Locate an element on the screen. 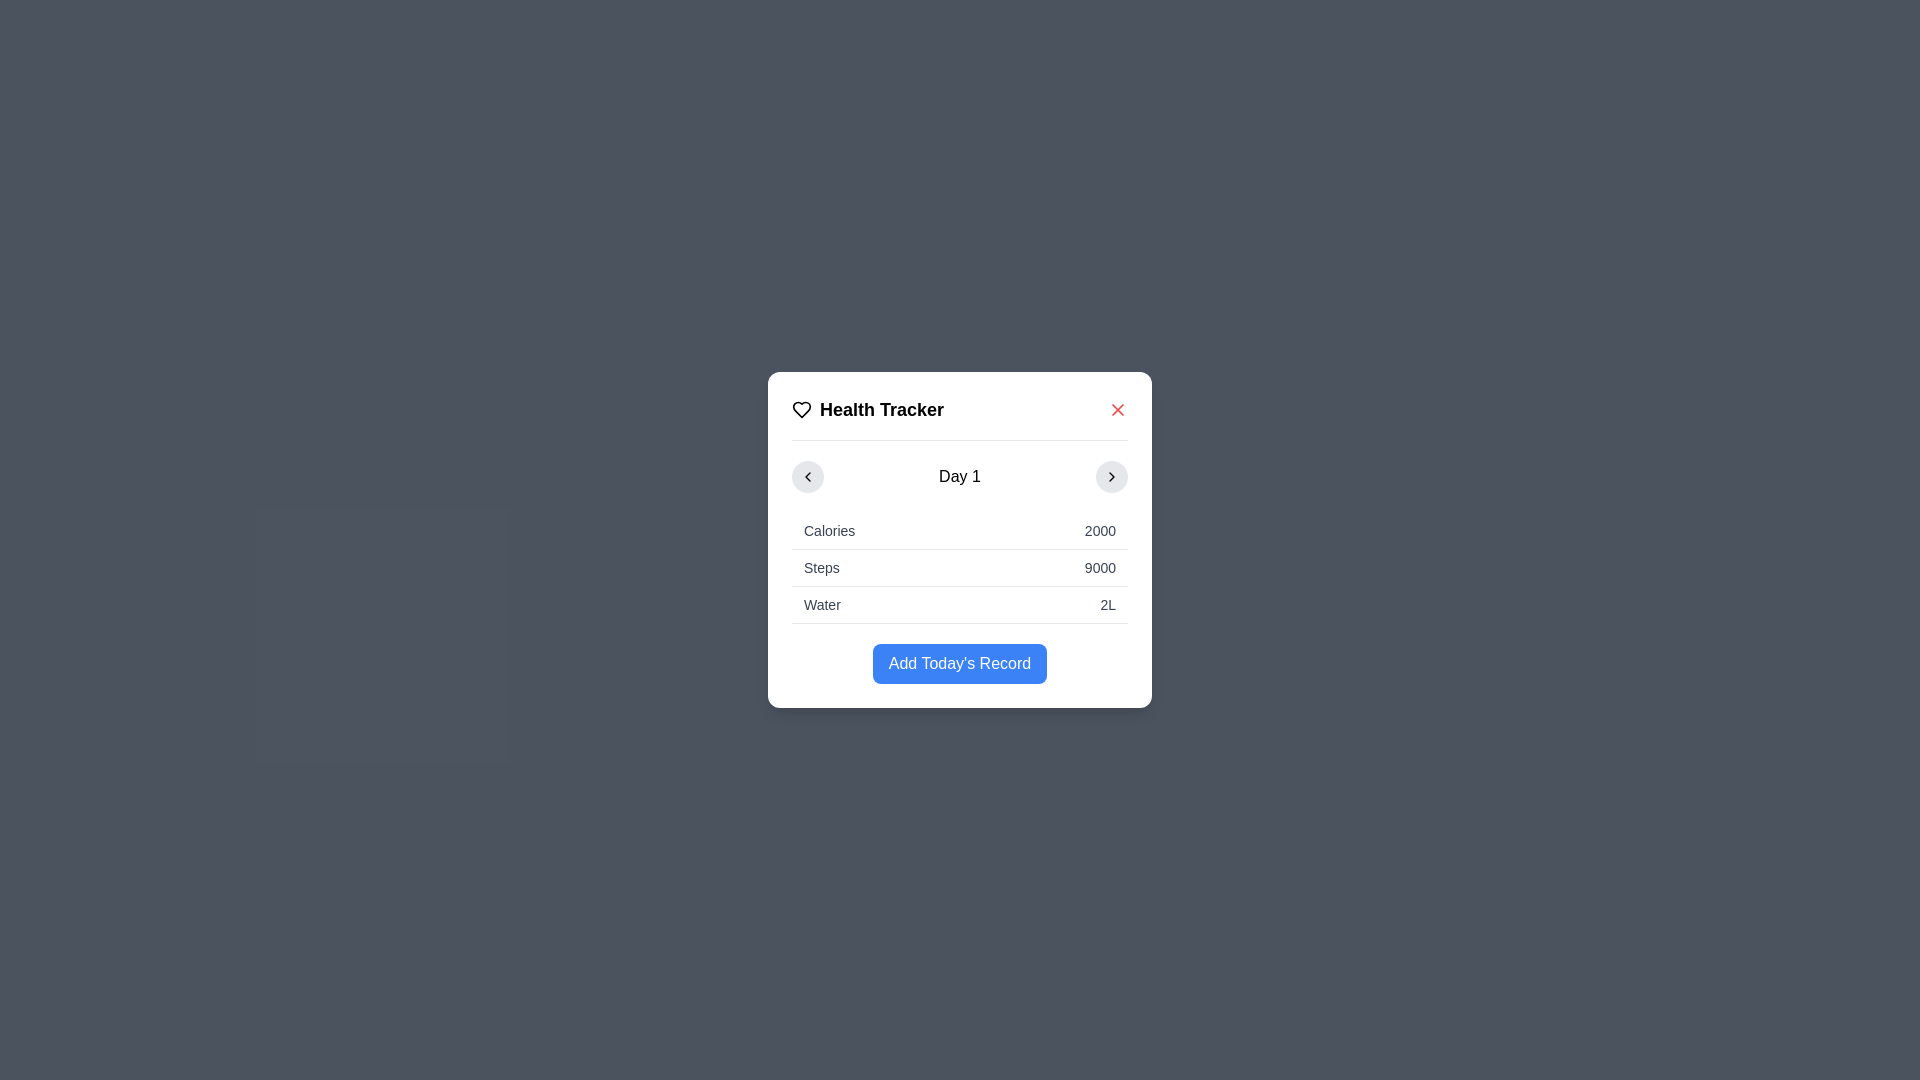 The image size is (1920, 1080). the leftward arrow icon button with a gray background, located to the left of the 'Day 1' heading in the modal window is located at coordinates (807, 477).